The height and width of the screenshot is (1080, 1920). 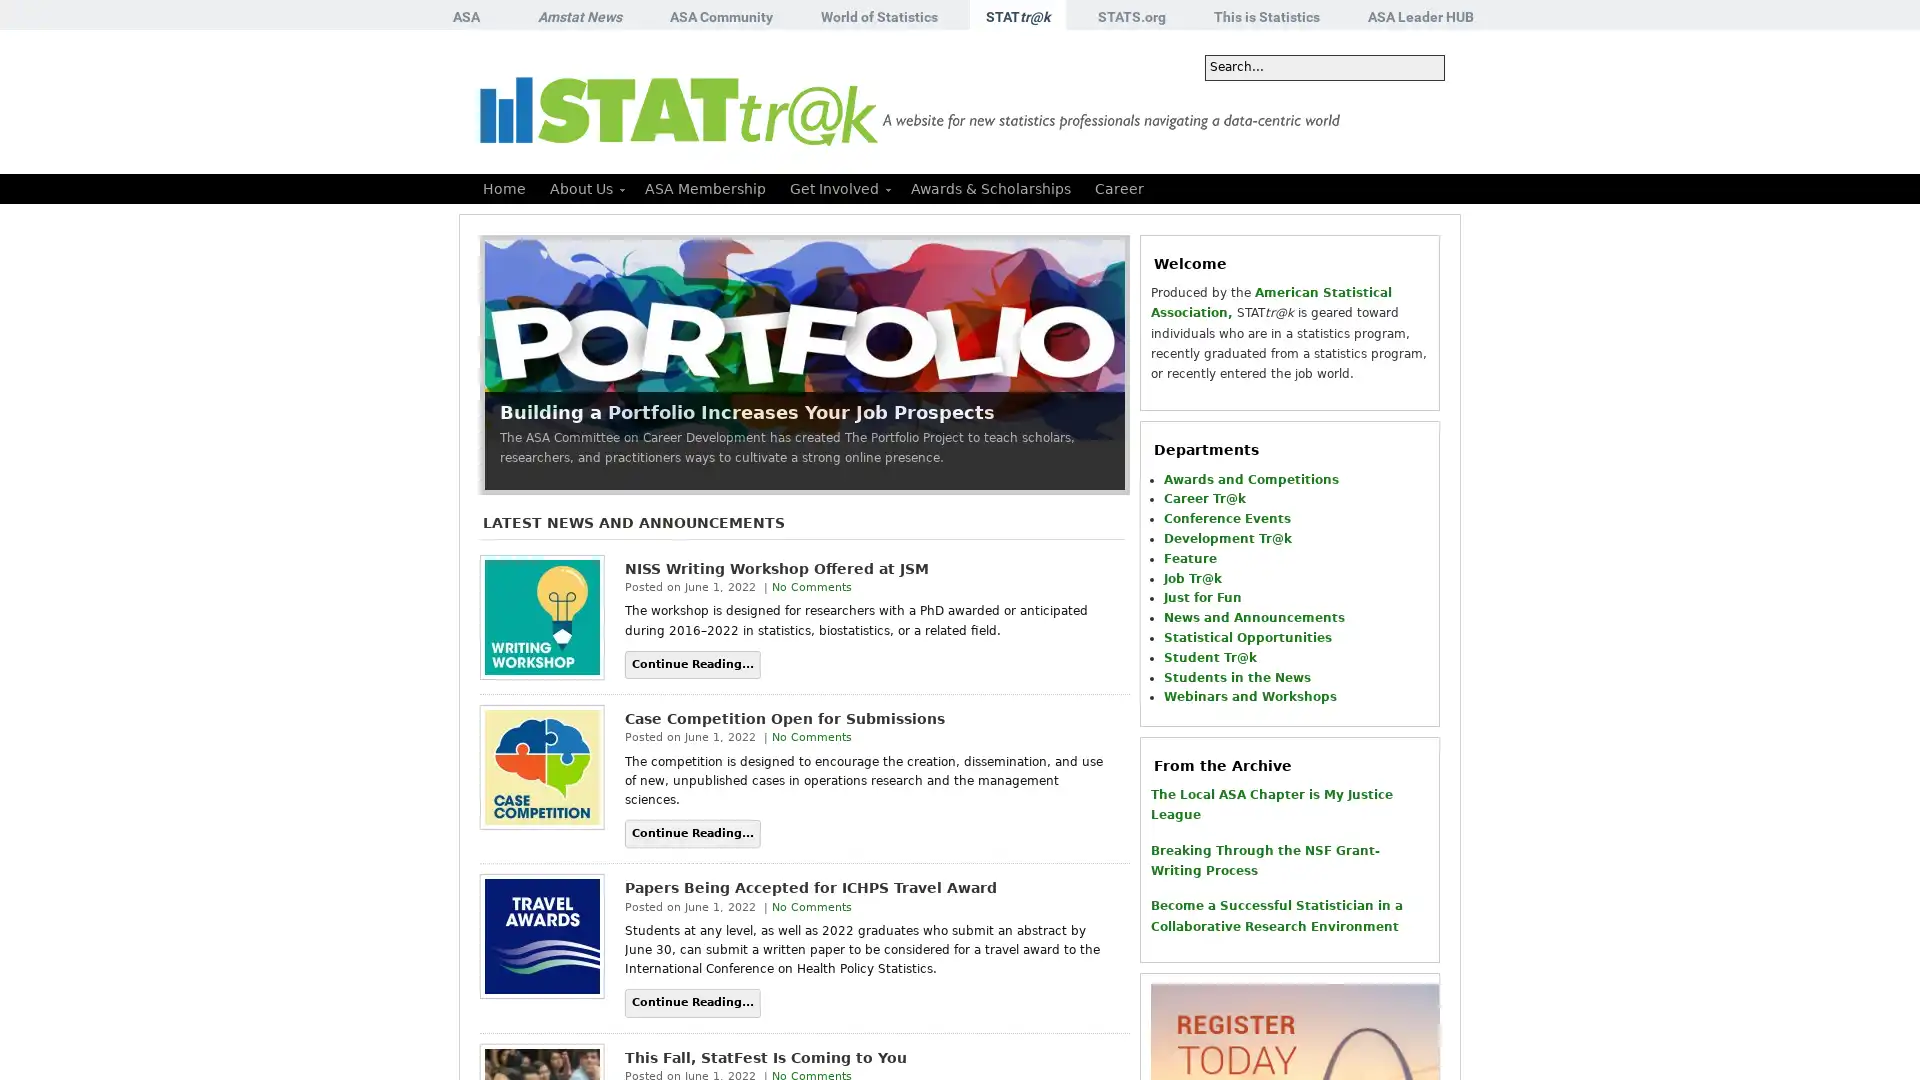 I want to click on Search, so click(x=1416, y=67).